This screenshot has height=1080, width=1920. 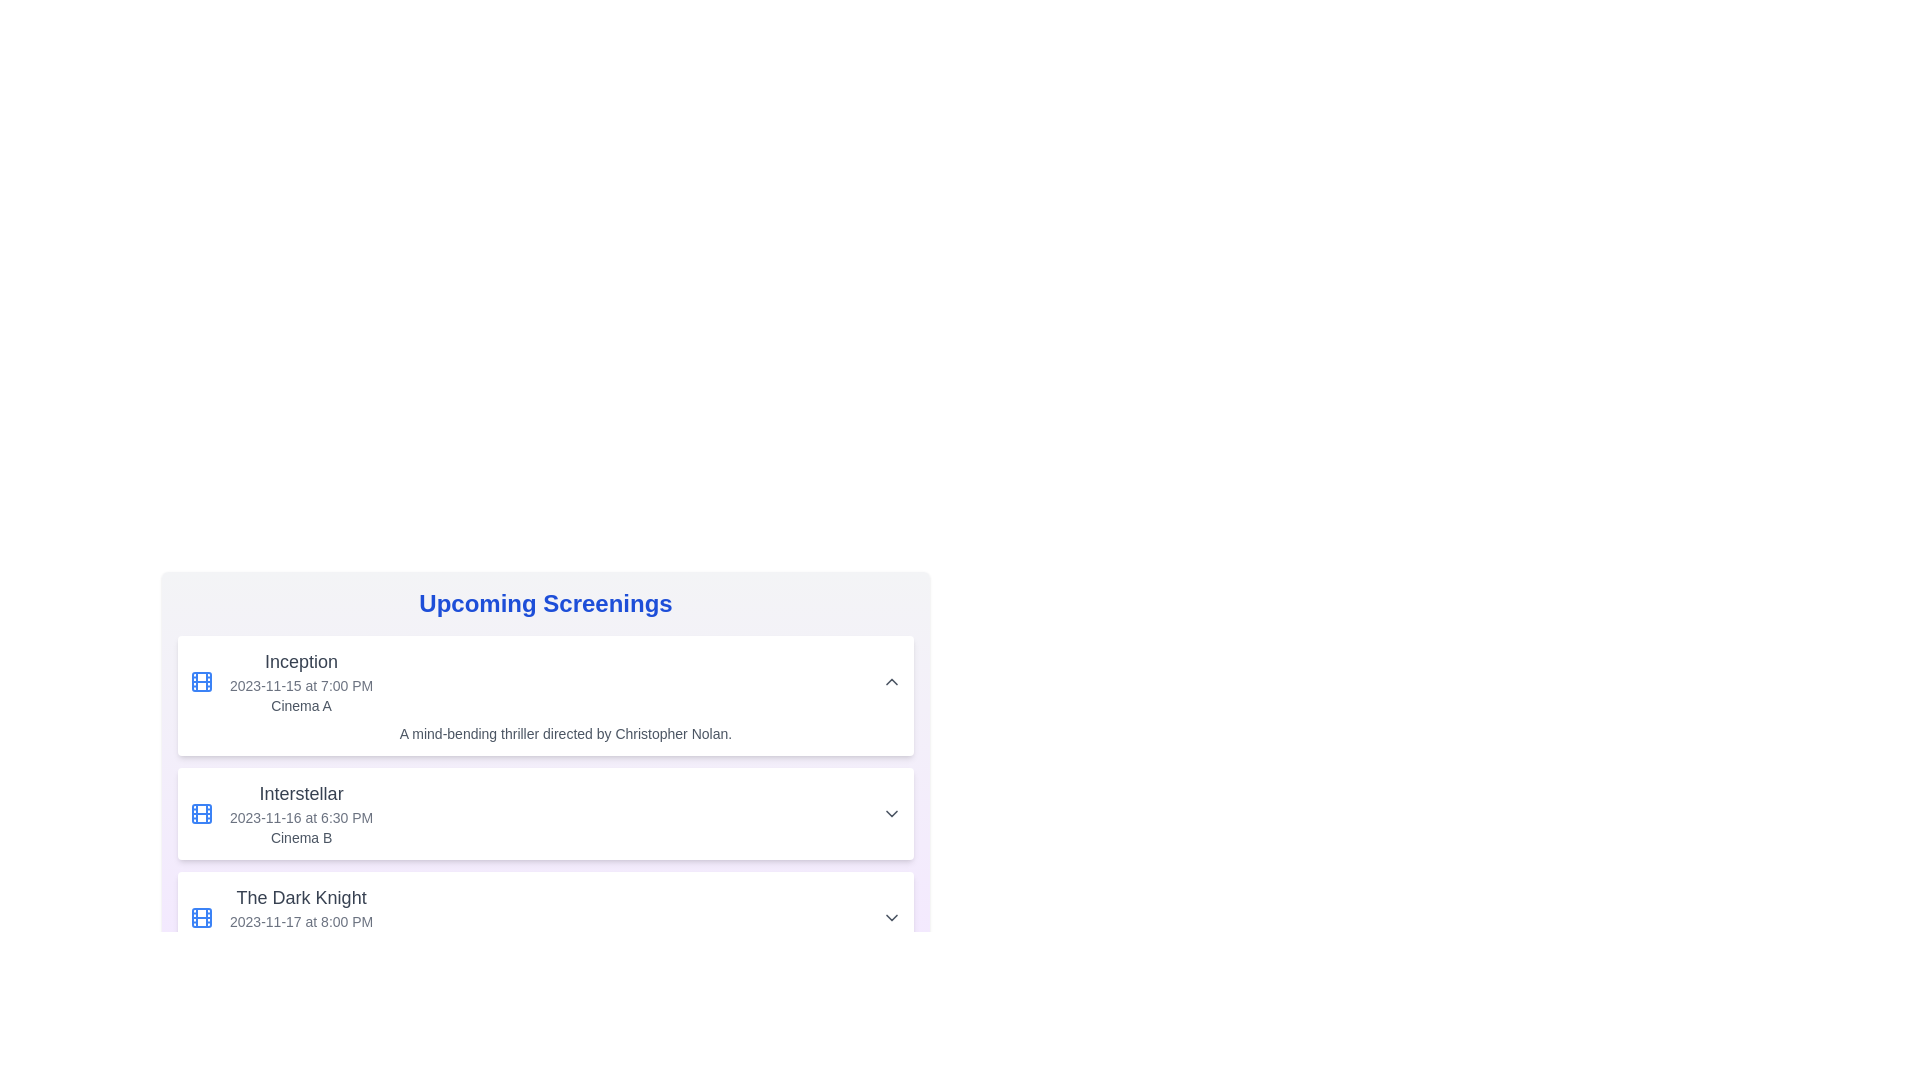 I want to click on the details of the informational text block about the upcoming movie screening, which is positioned below 'Inception' and above 'The Dark Knight' in the list, so click(x=300, y=813).